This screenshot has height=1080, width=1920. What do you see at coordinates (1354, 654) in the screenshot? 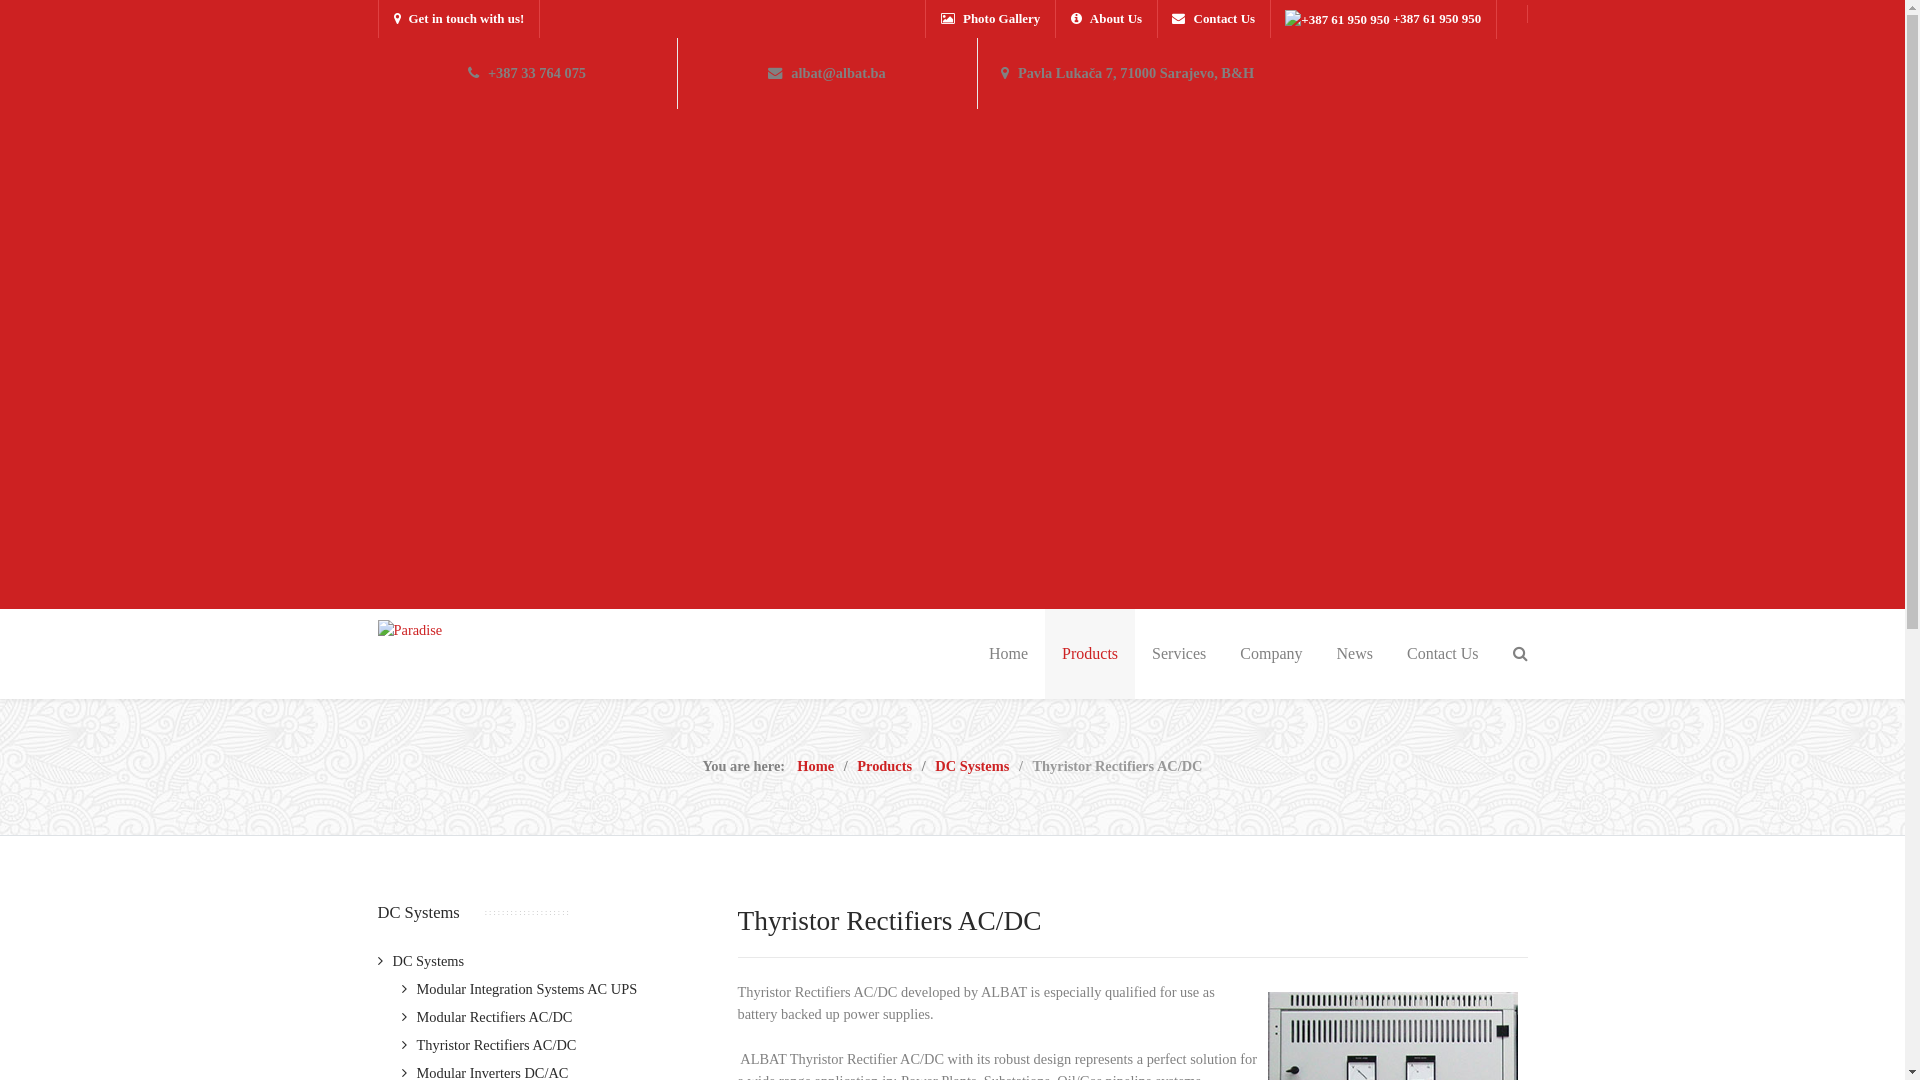
I see `'News'` at bounding box center [1354, 654].